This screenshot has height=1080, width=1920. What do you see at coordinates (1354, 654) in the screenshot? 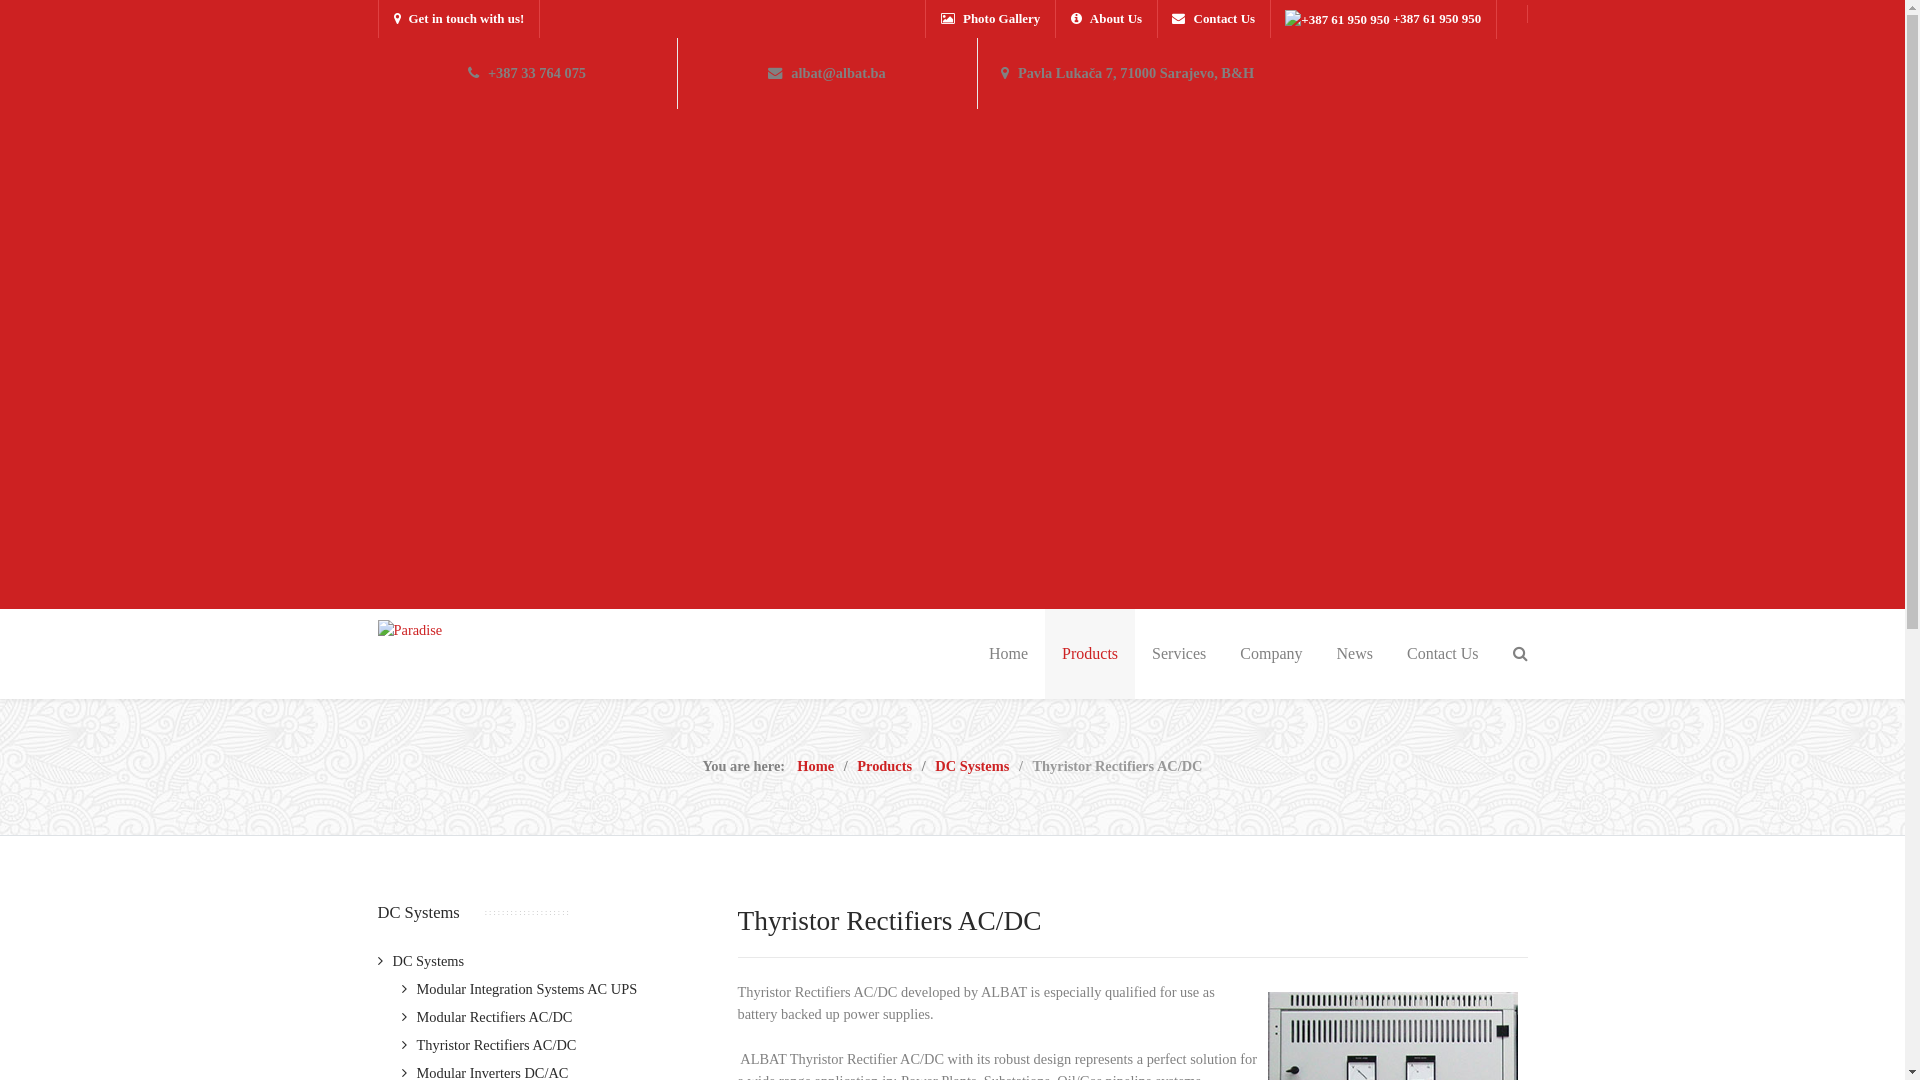
I see `'News'` at bounding box center [1354, 654].